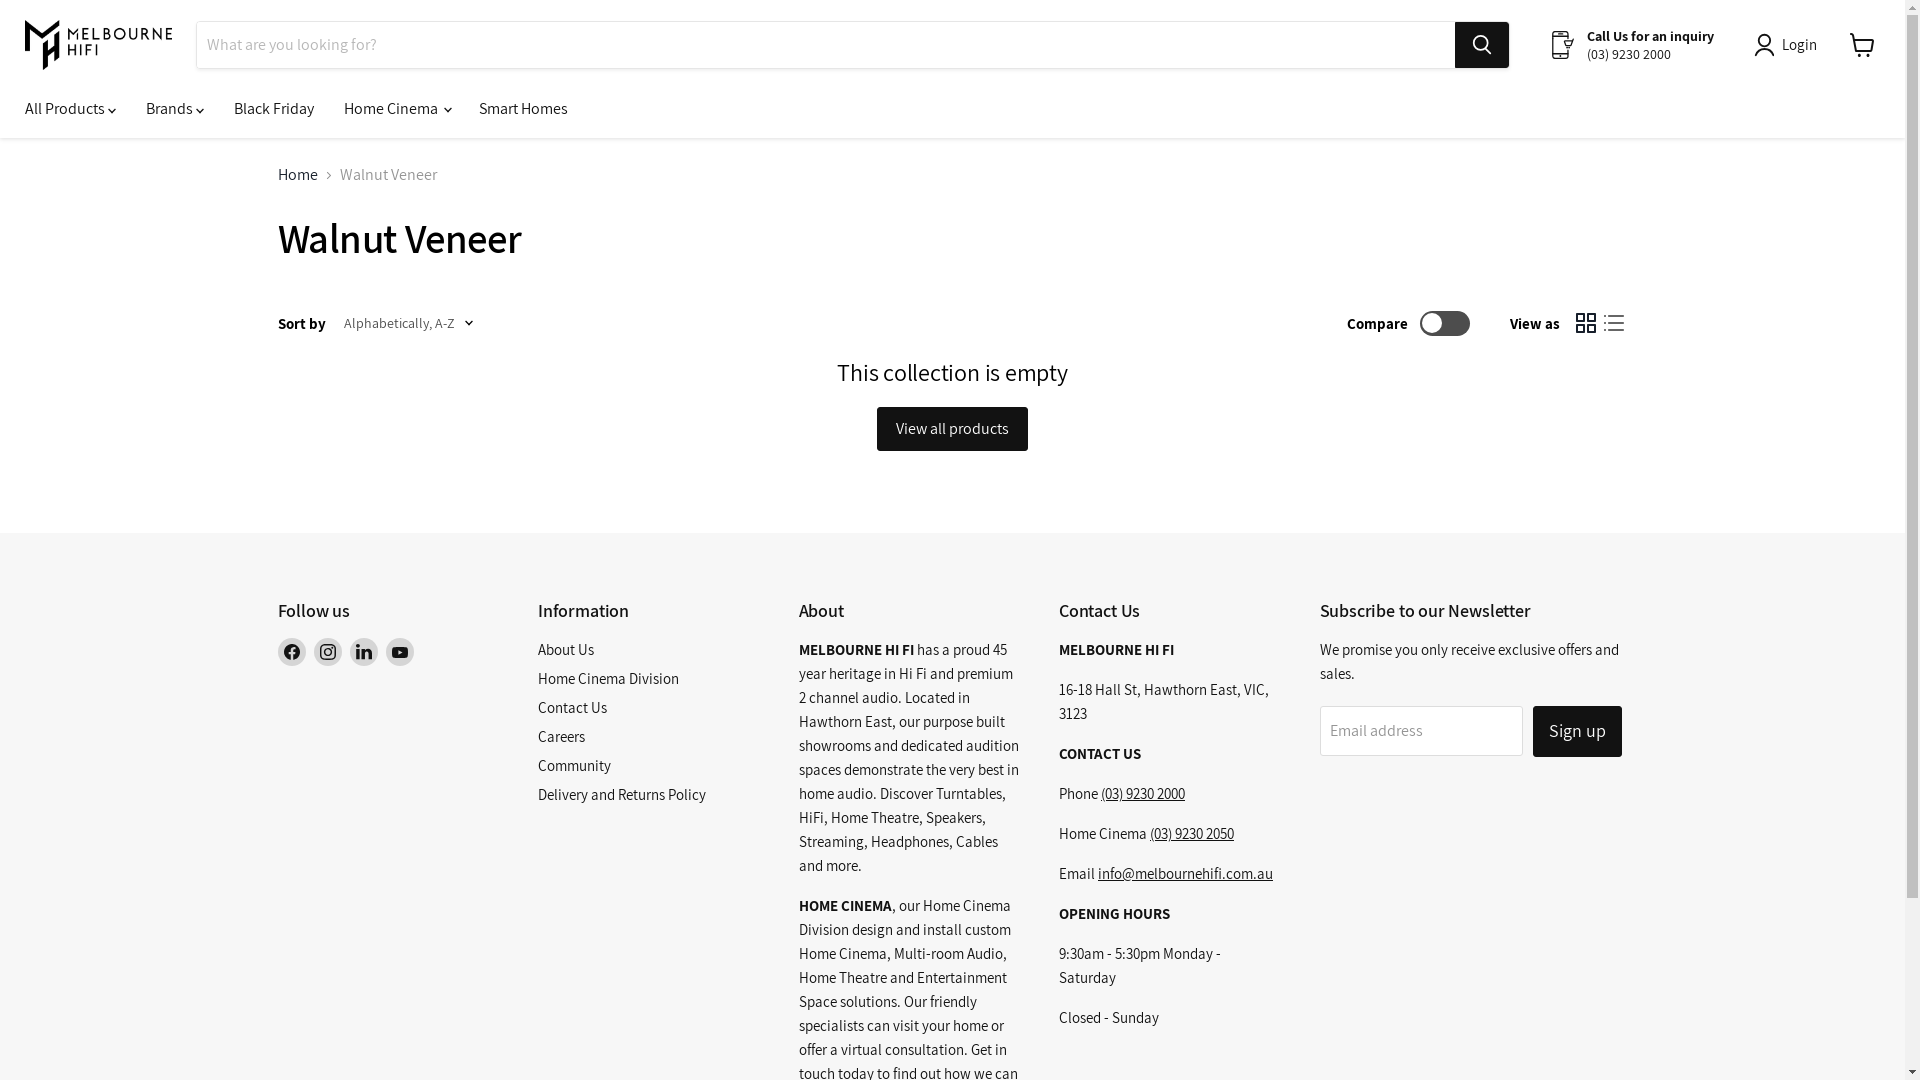  I want to click on 'Login', so click(1789, 45).